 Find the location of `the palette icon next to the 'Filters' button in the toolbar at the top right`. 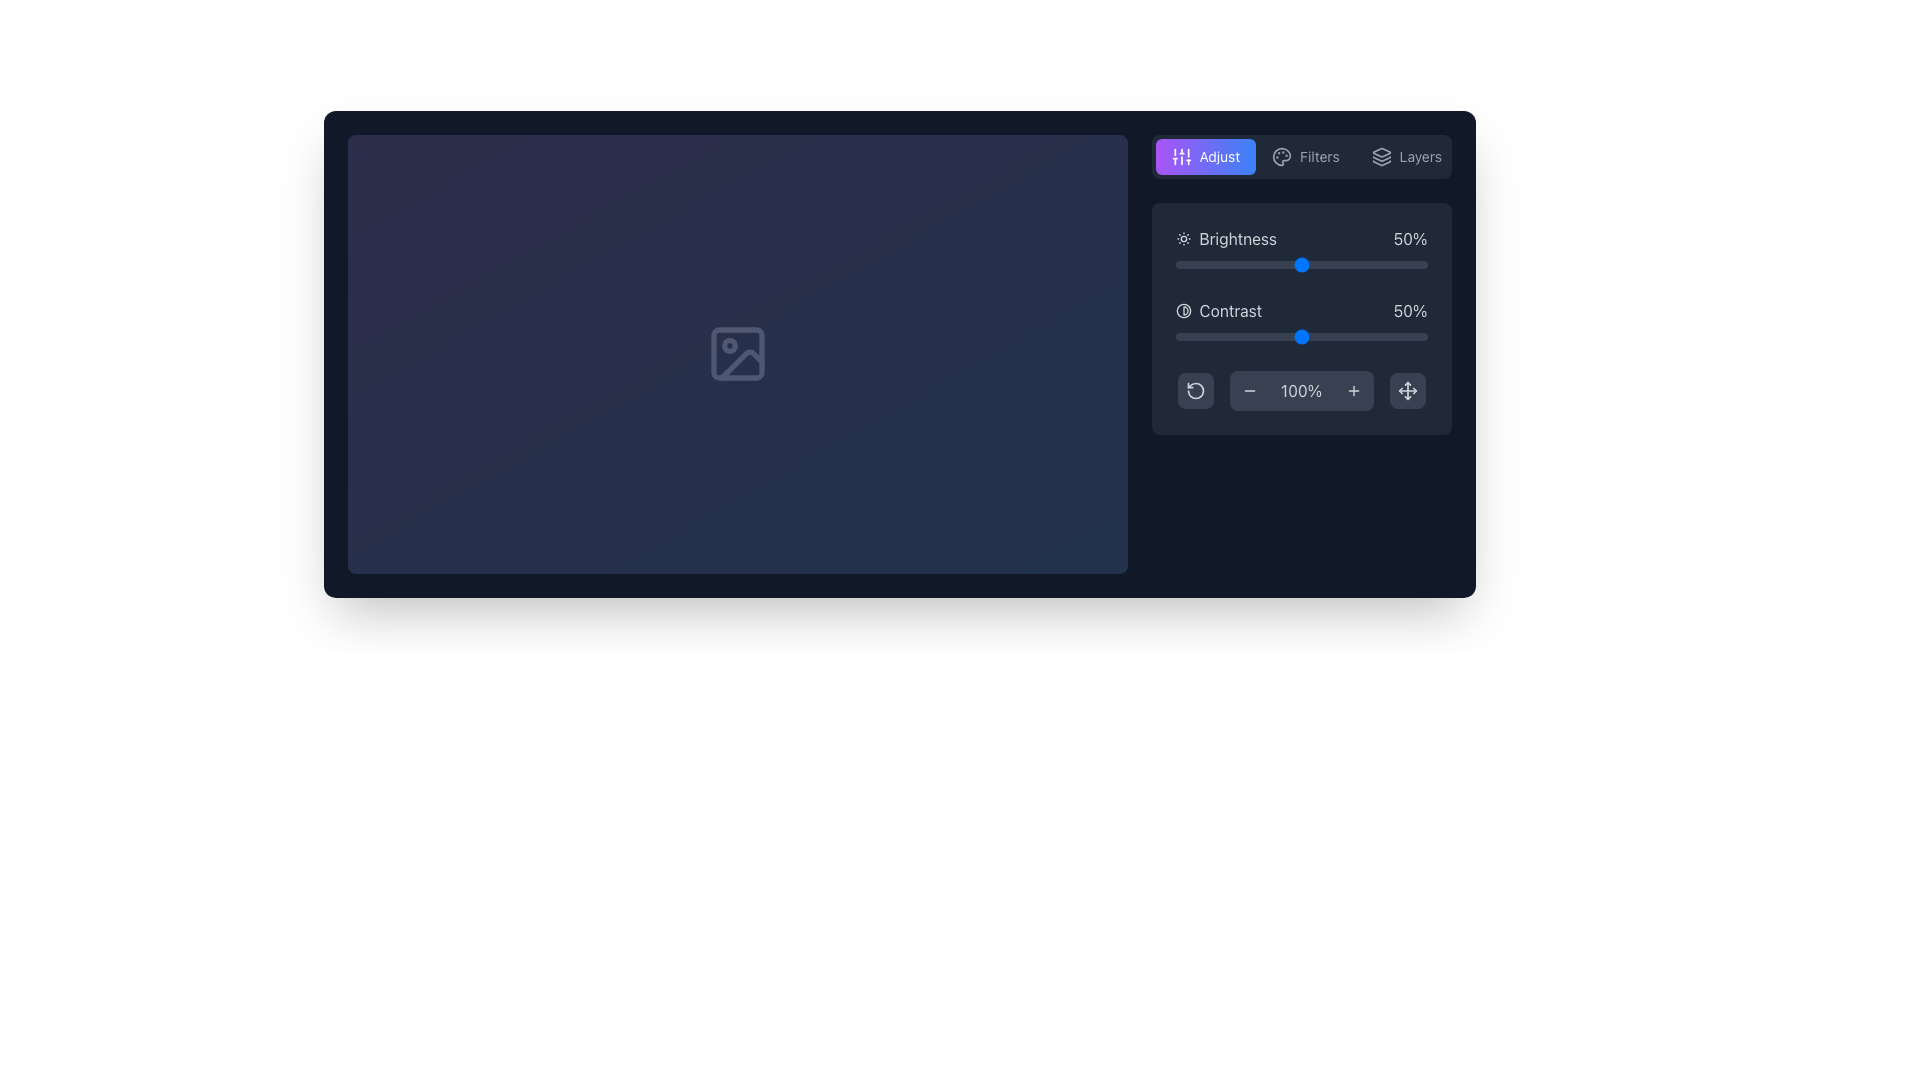

the palette icon next to the 'Filters' button in the toolbar at the top right is located at coordinates (1282, 156).